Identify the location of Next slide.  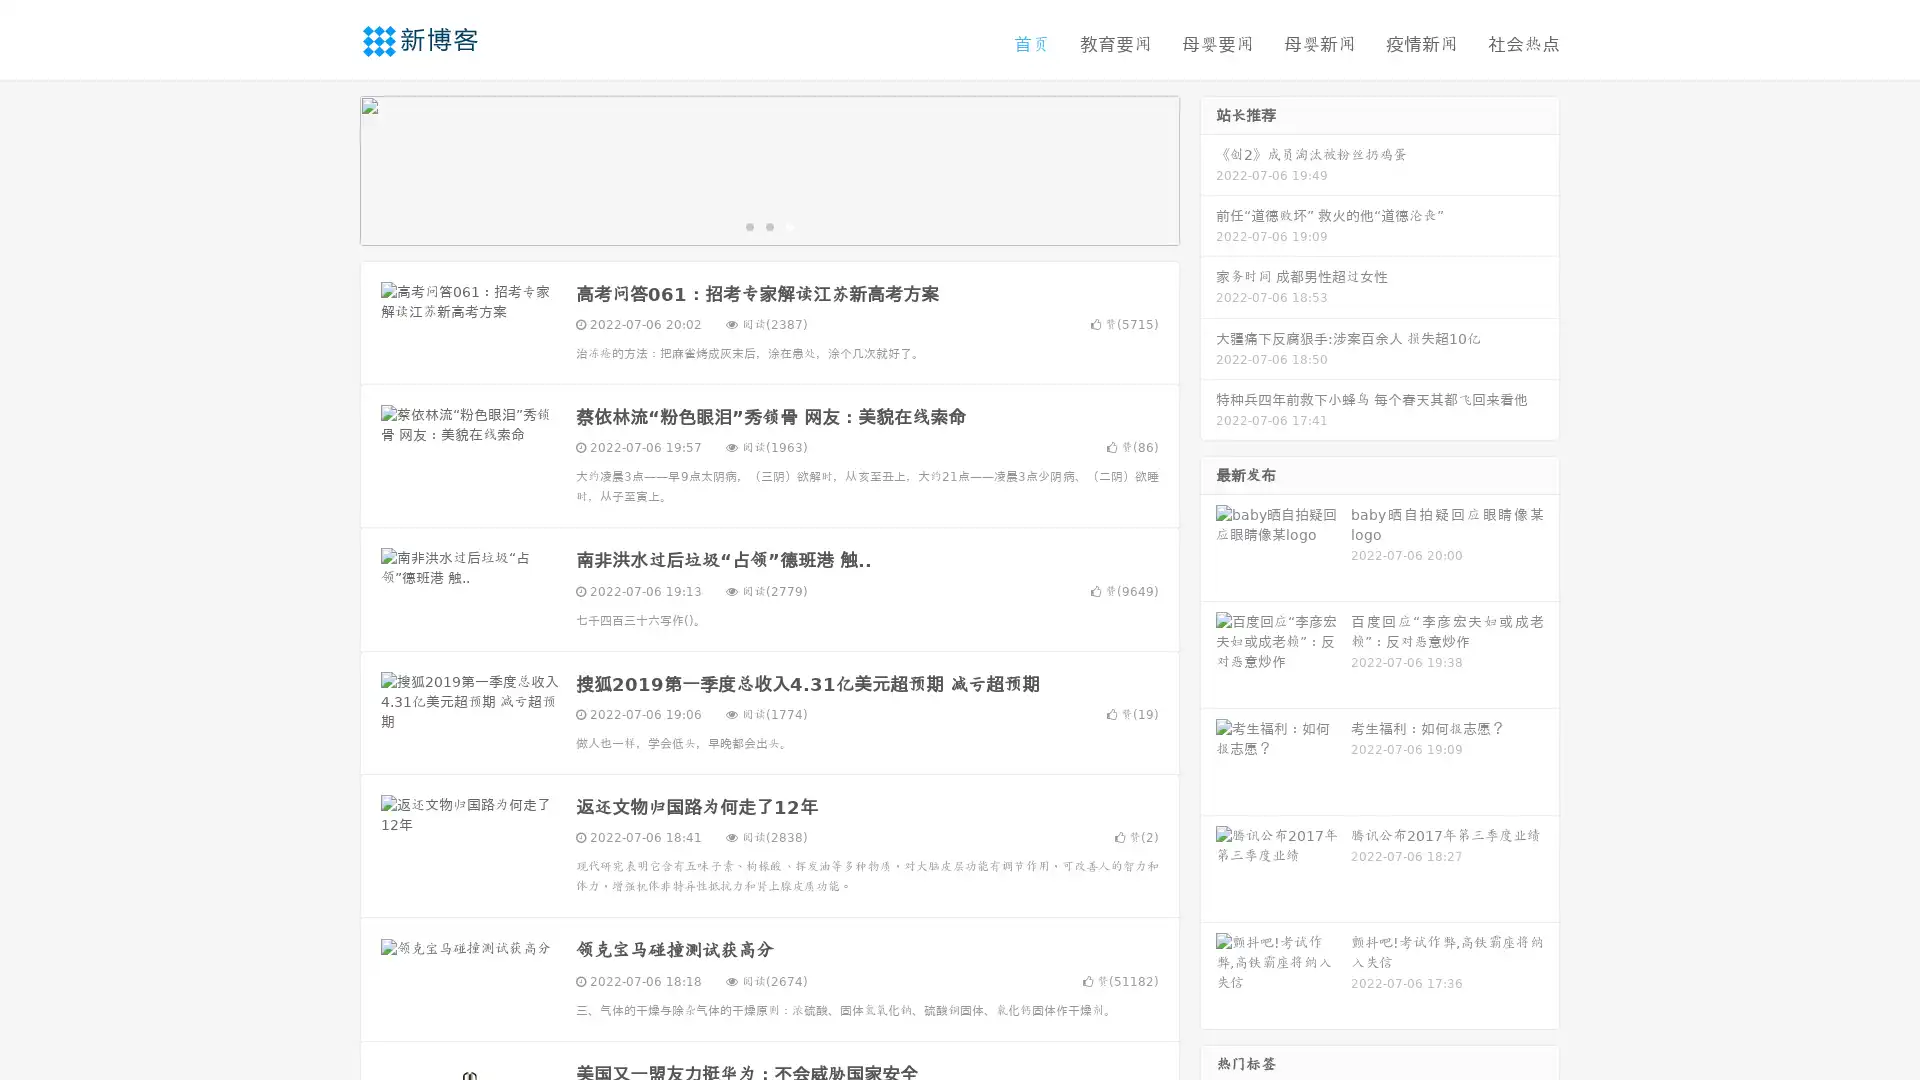
(1208, 168).